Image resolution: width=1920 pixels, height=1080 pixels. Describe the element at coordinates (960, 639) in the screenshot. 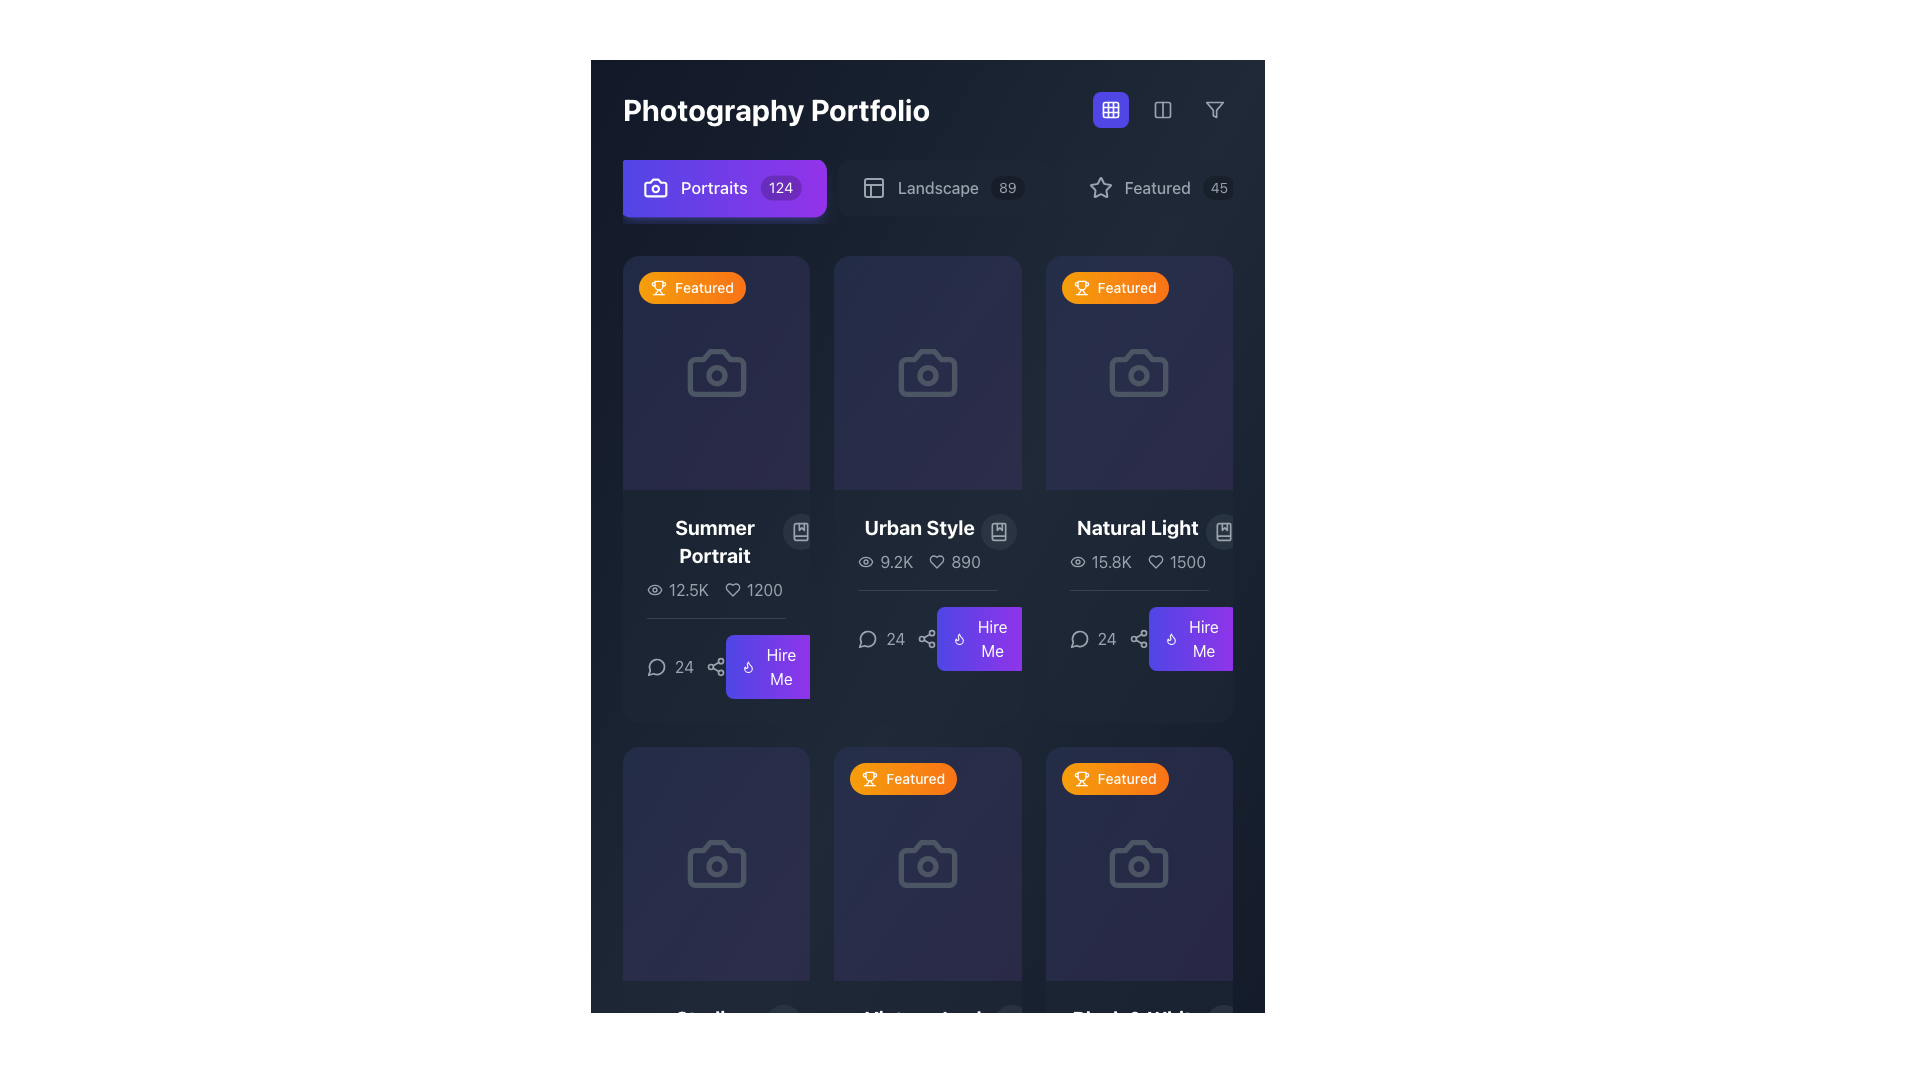

I see `the flame icon within the 'Hire Me' button on the second card of the second row in the 'Urban Style' section to emphasize urgency in hiring` at that location.